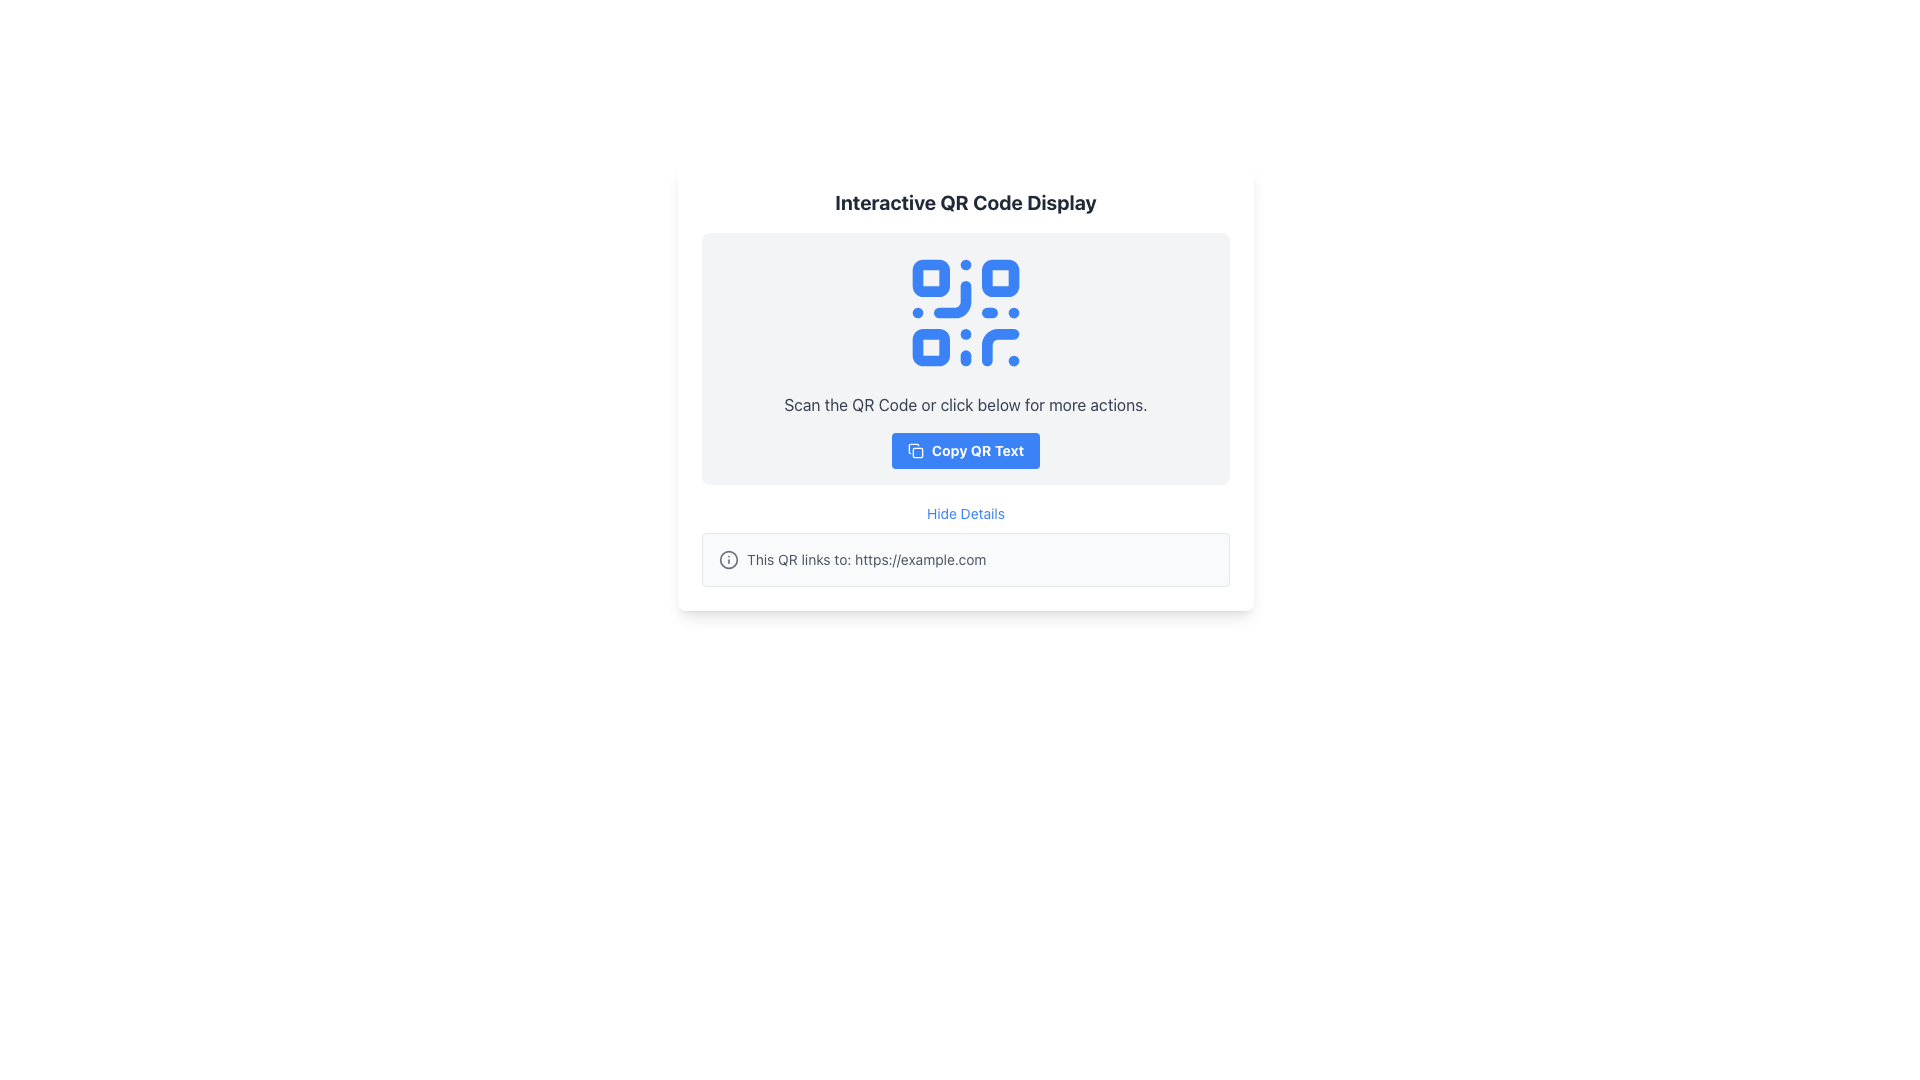 This screenshot has height=1080, width=1920. What do you see at coordinates (965, 559) in the screenshot?
I see `the informational text element that indicates the web address linked to the QR code, which is centrally positioned slightly below the QR code section and contained within a bordered box with a light gray background` at bounding box center [965, 559].